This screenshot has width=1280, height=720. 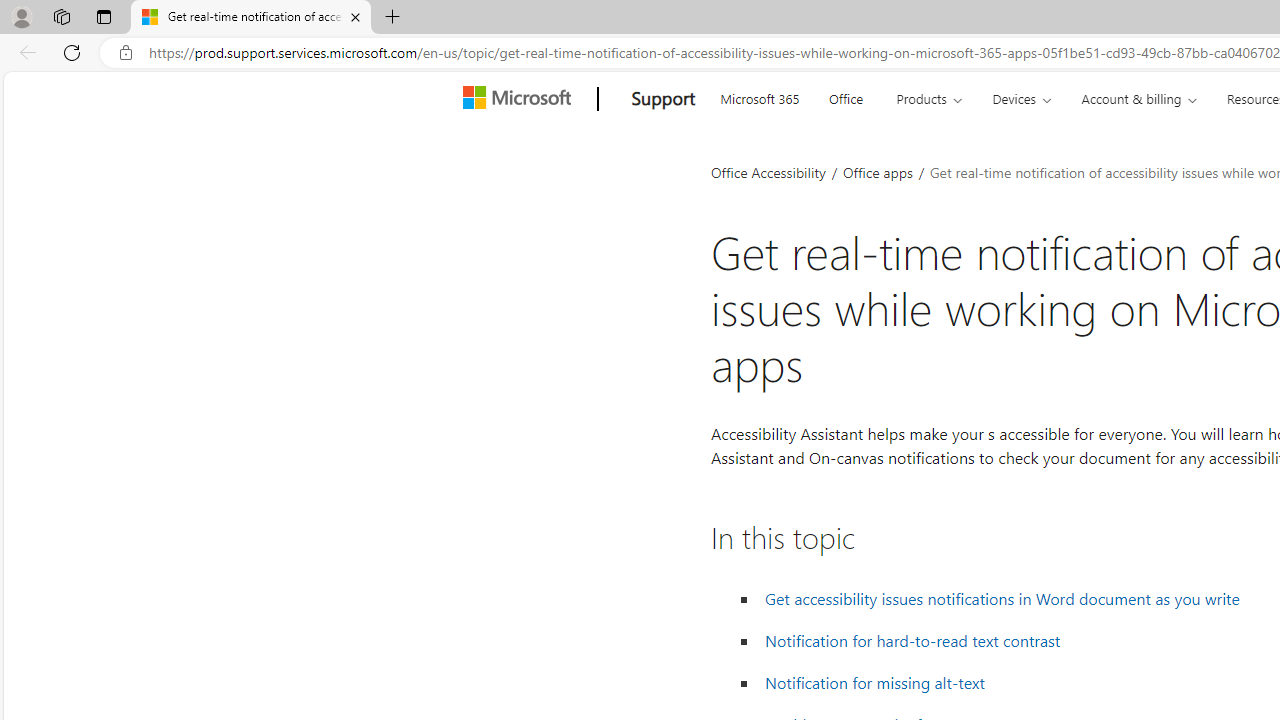 What do you see at coordinates (61, 16) in the screenshot?
I see `'Workspaces'` at bounding box center [61, 16].